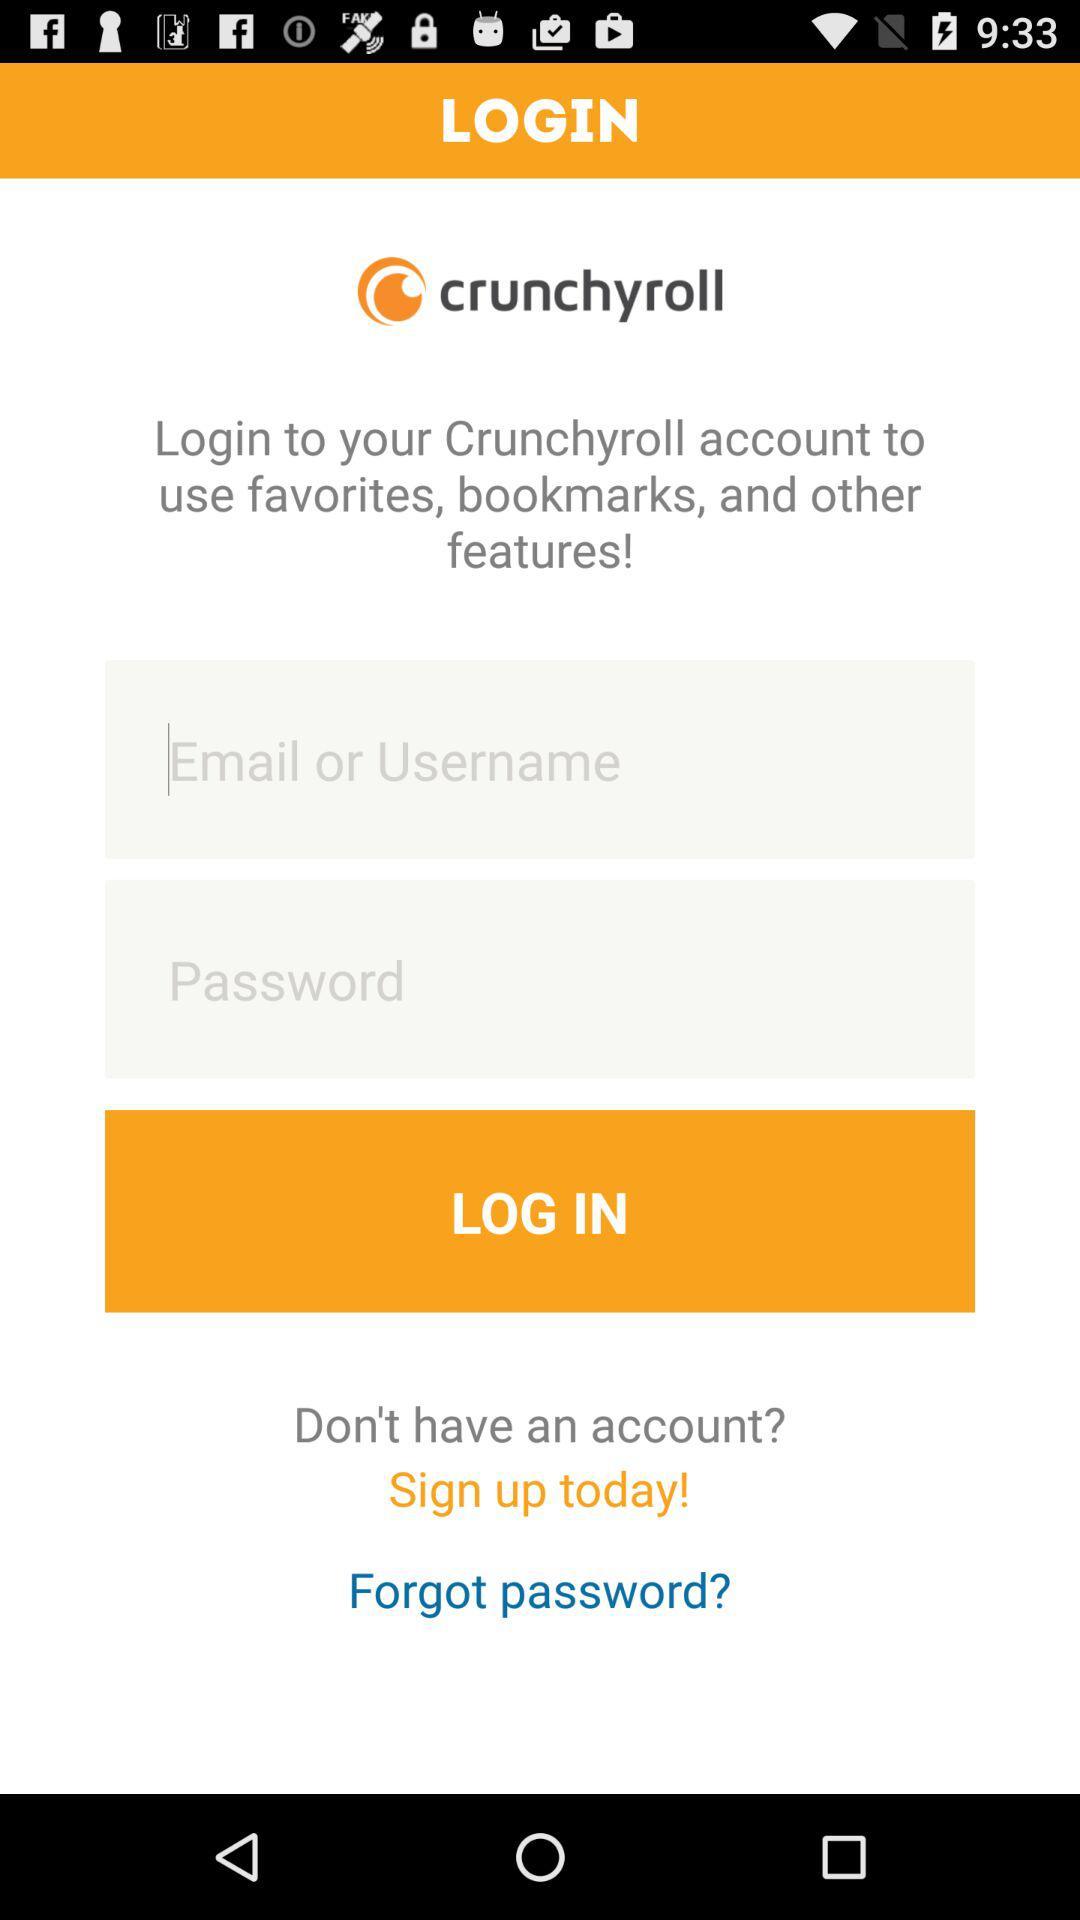 The height and width of the screenshot is (1920, 1080). What do you see at coordinates (538, 1506) in the screenshot?
I see `the item above the forgot password? item` at bounding box center [538, 1506].